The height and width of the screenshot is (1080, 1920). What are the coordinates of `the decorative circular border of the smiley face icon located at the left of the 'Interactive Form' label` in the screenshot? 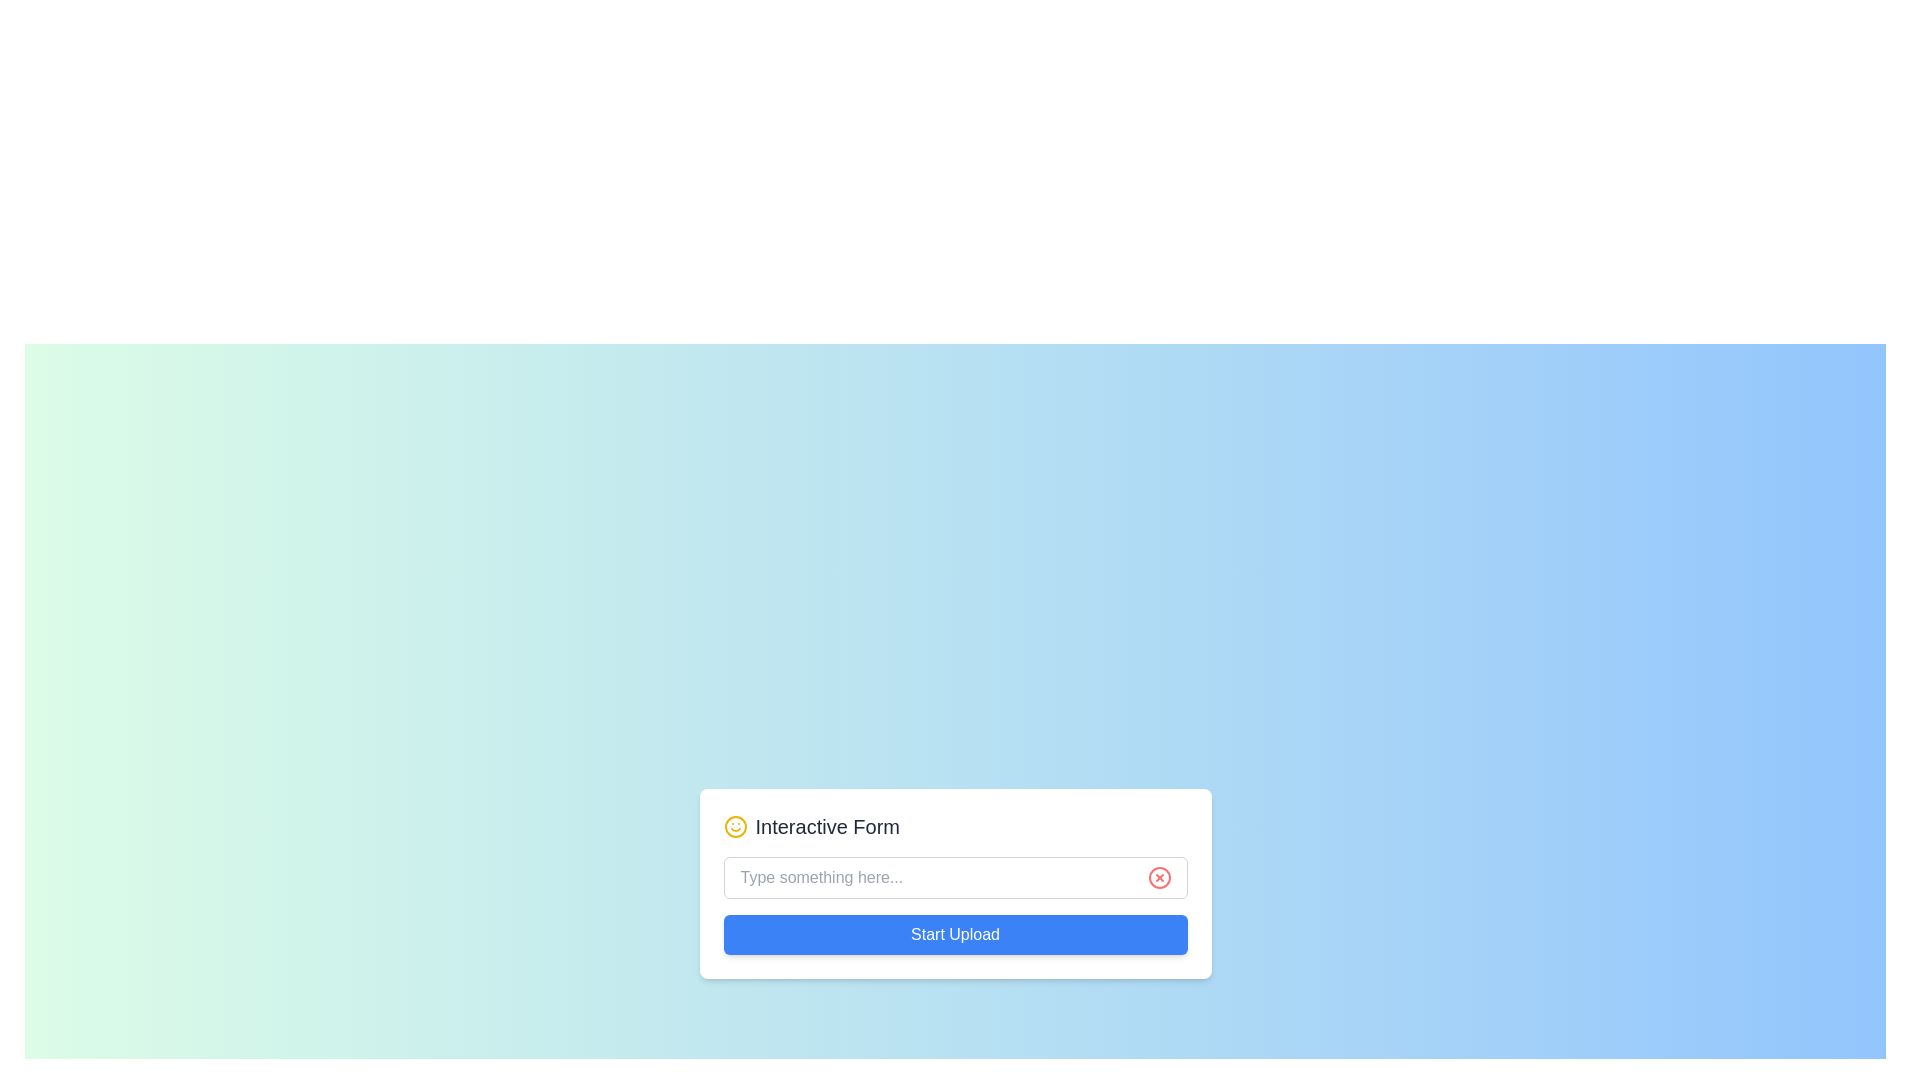 It's located at (734, 826).